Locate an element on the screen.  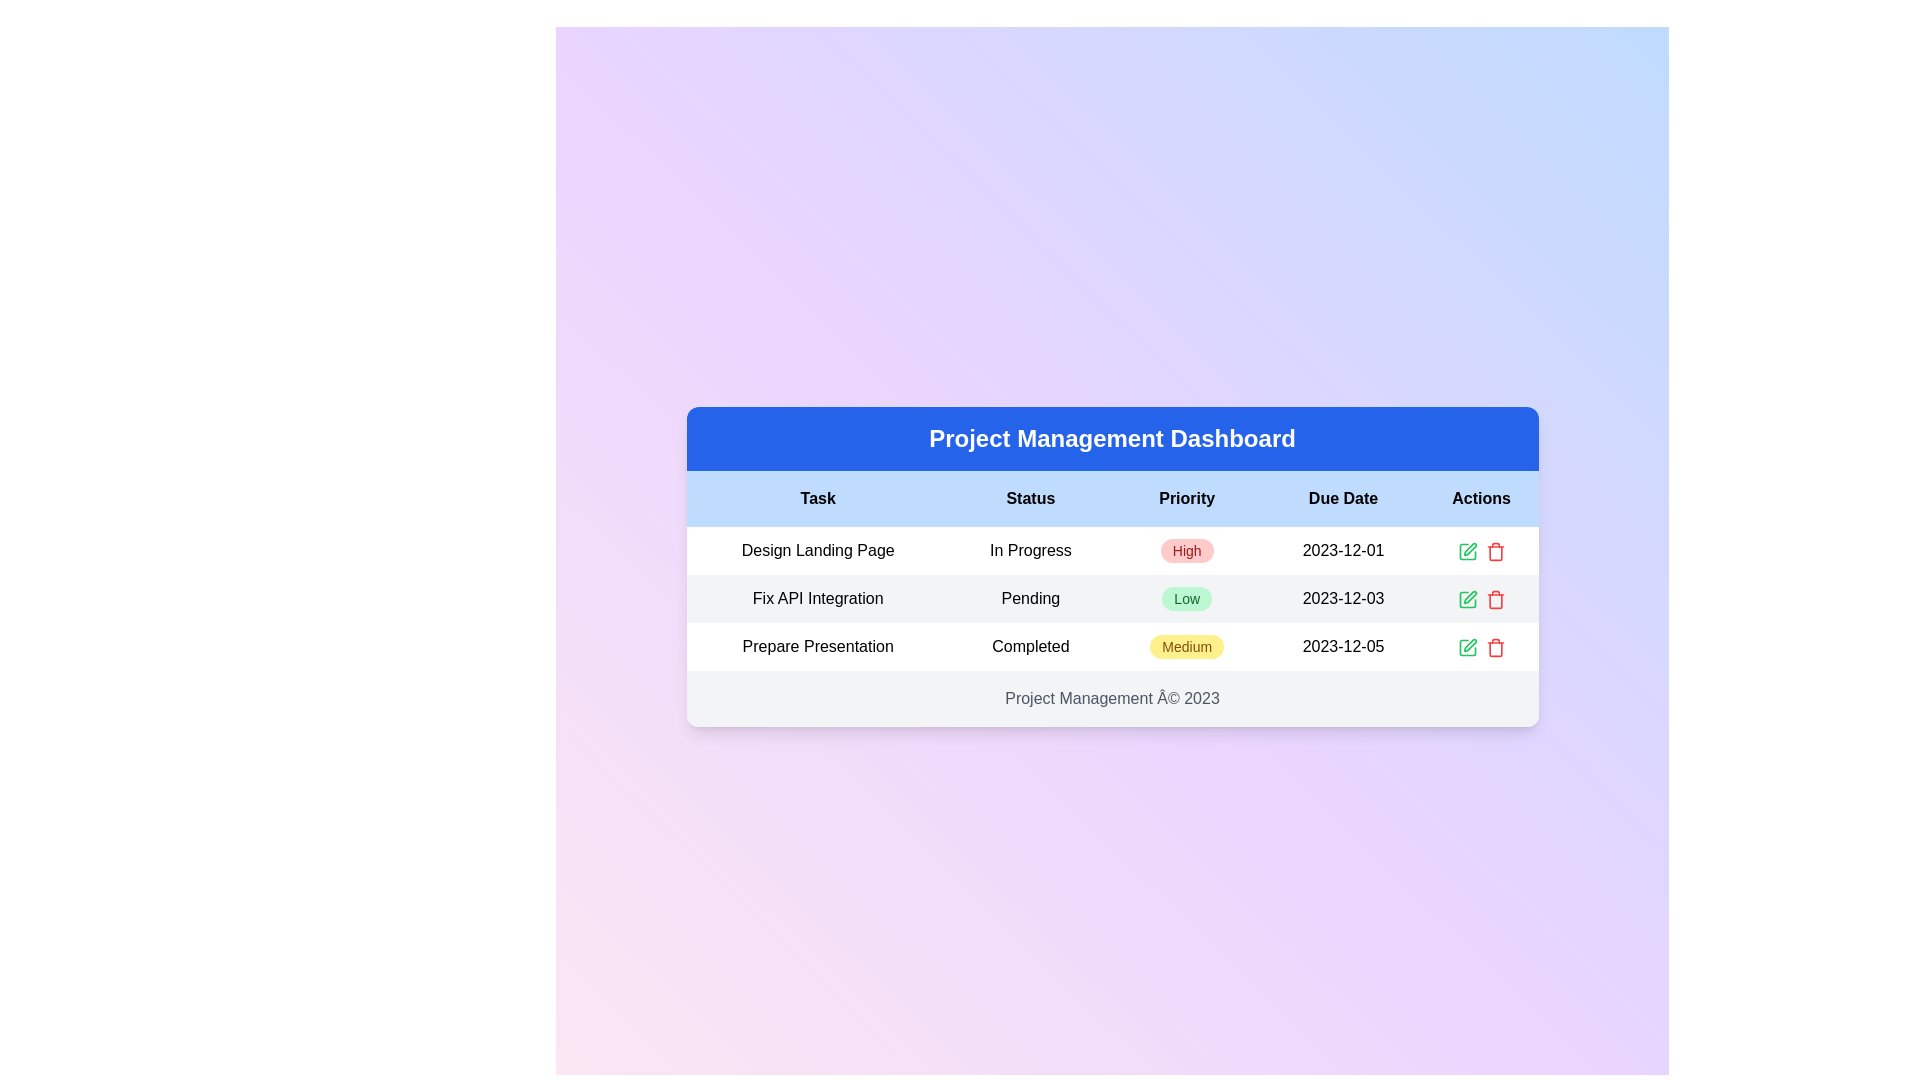
the delete button located in the third row of the table under the 'Actions' column, which is the second icon to the right of the green edit icon is located at coordinates (1495, 597).